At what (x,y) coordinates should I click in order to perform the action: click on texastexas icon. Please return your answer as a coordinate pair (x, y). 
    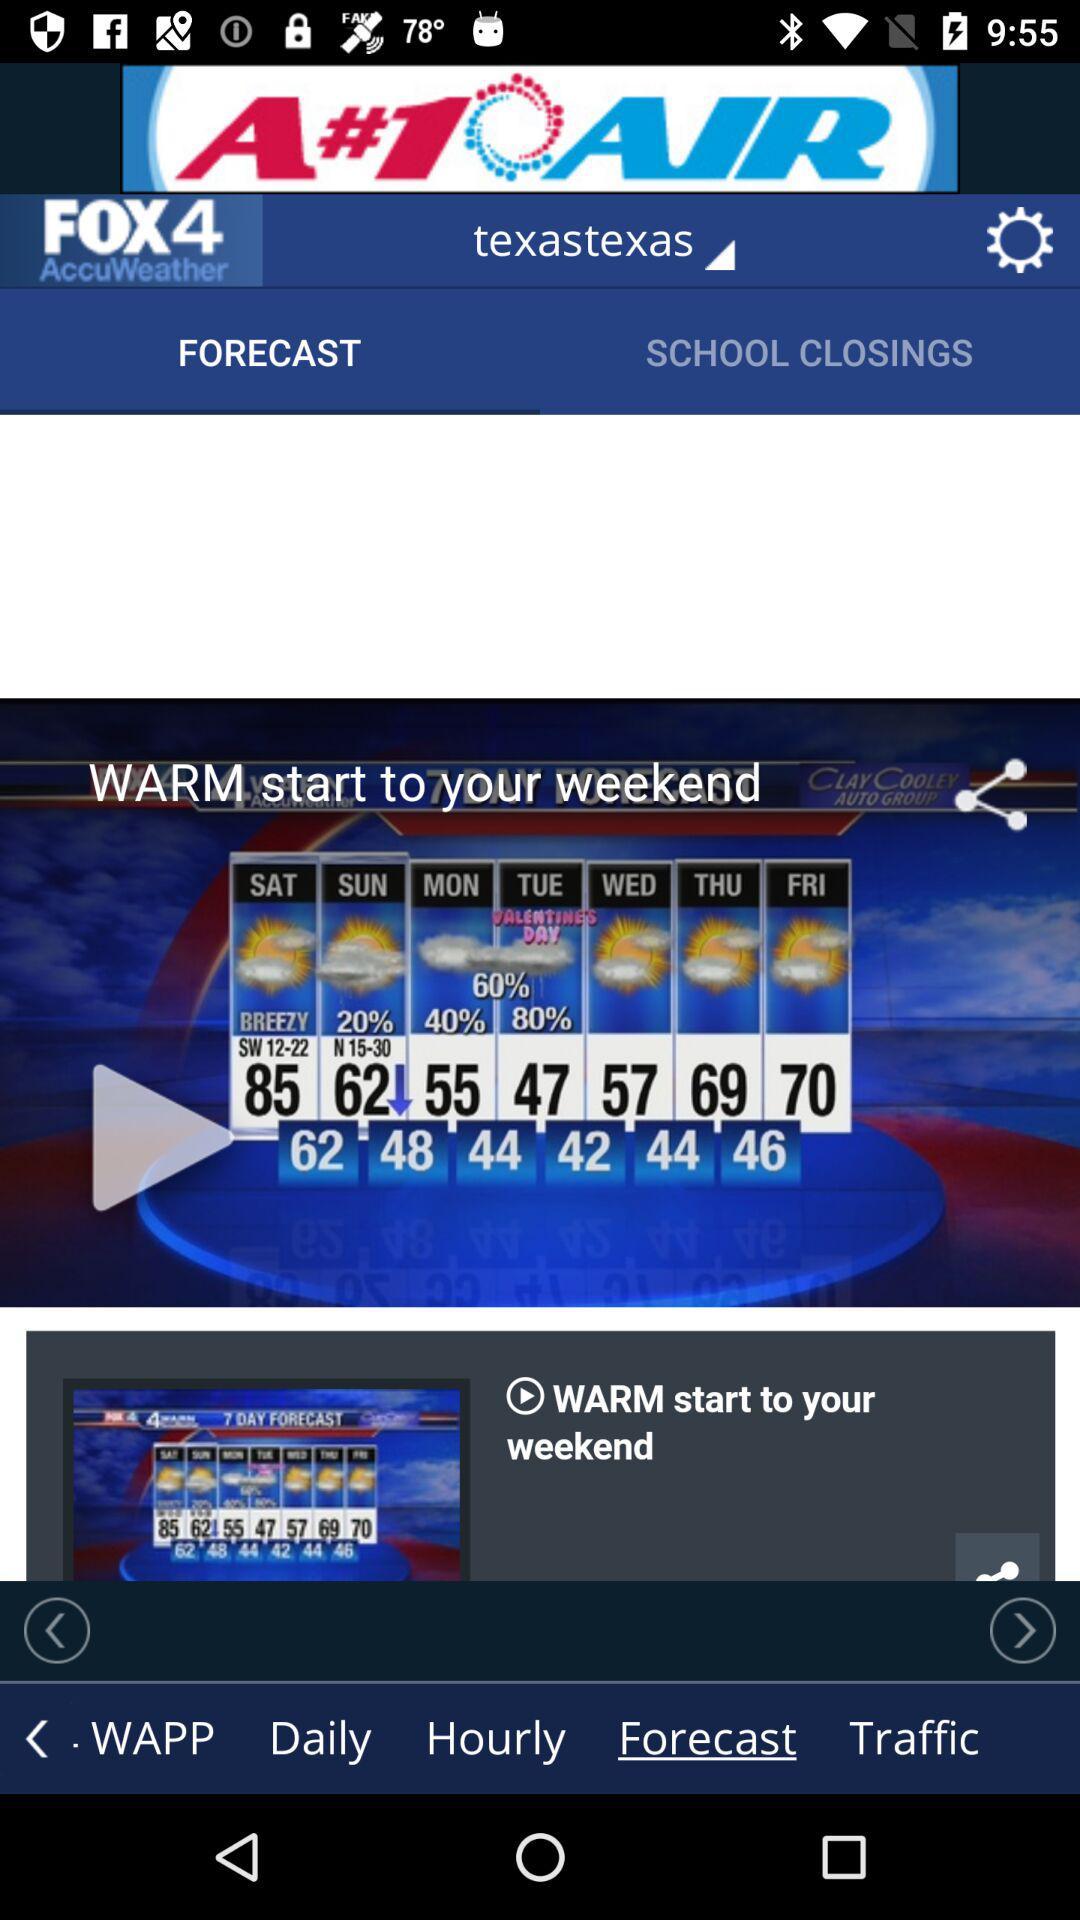
    Looking at the image, I should click on (617, 240).